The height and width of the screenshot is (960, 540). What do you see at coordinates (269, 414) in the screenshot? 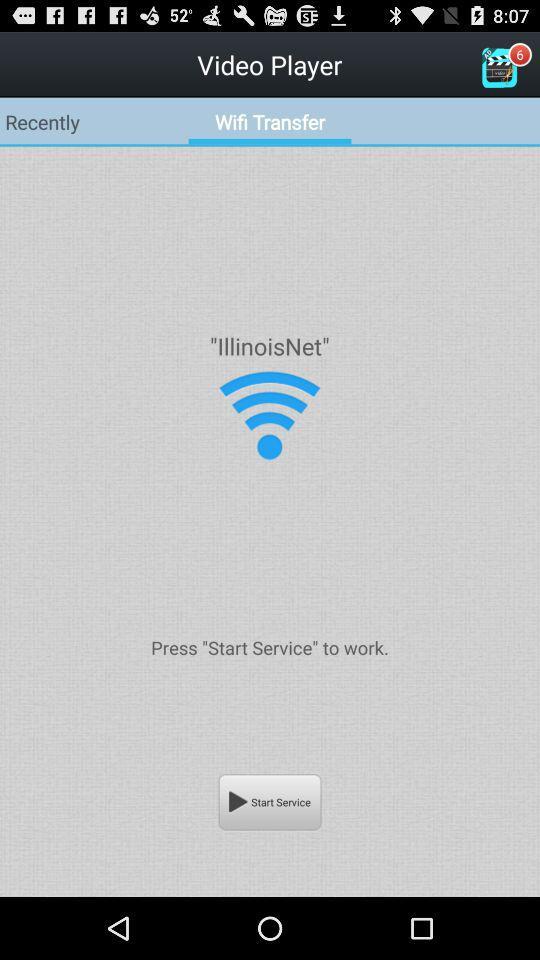
I see `change wireless settings for that connection` at bounding box center [269, 414].